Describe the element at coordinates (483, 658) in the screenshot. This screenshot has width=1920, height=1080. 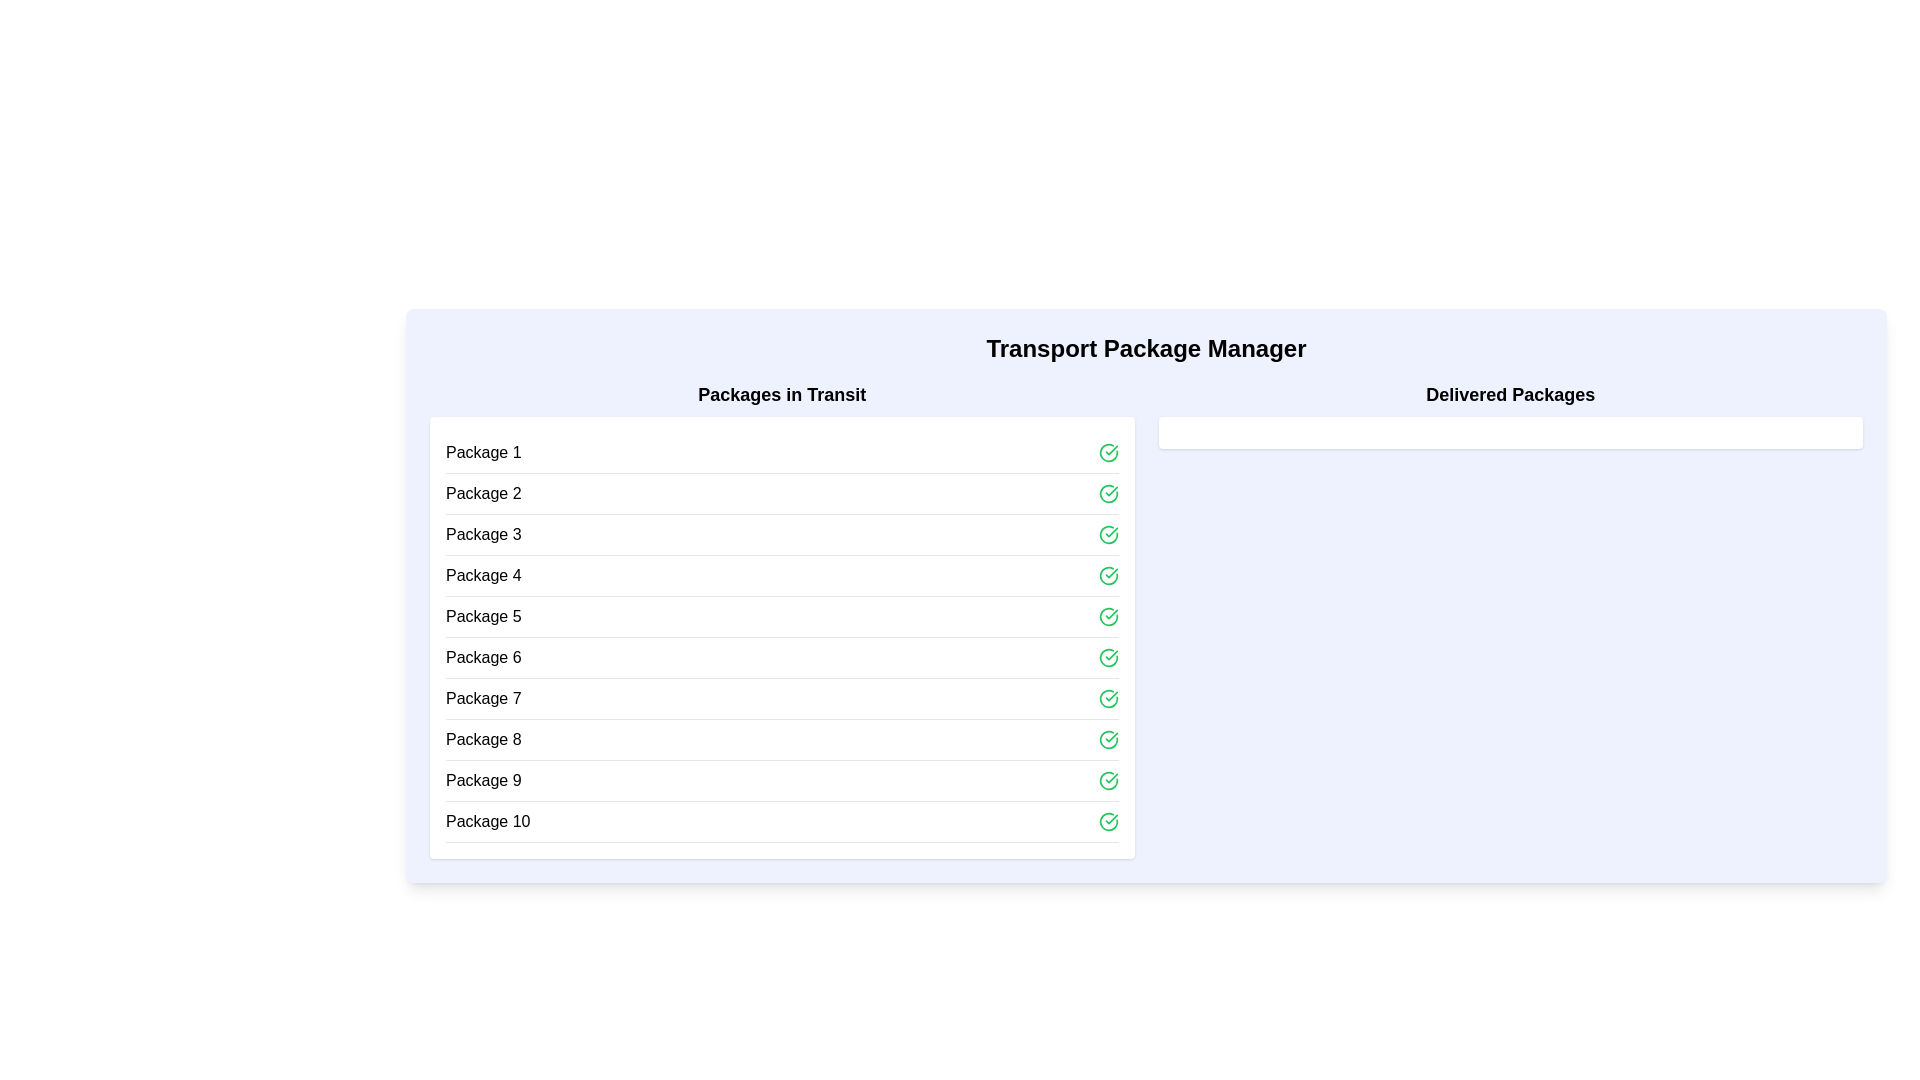
I see `the information of the text label displaying 'Package 6', which is the sixth item in the list under the header 'Packages in Transit'` at that location.